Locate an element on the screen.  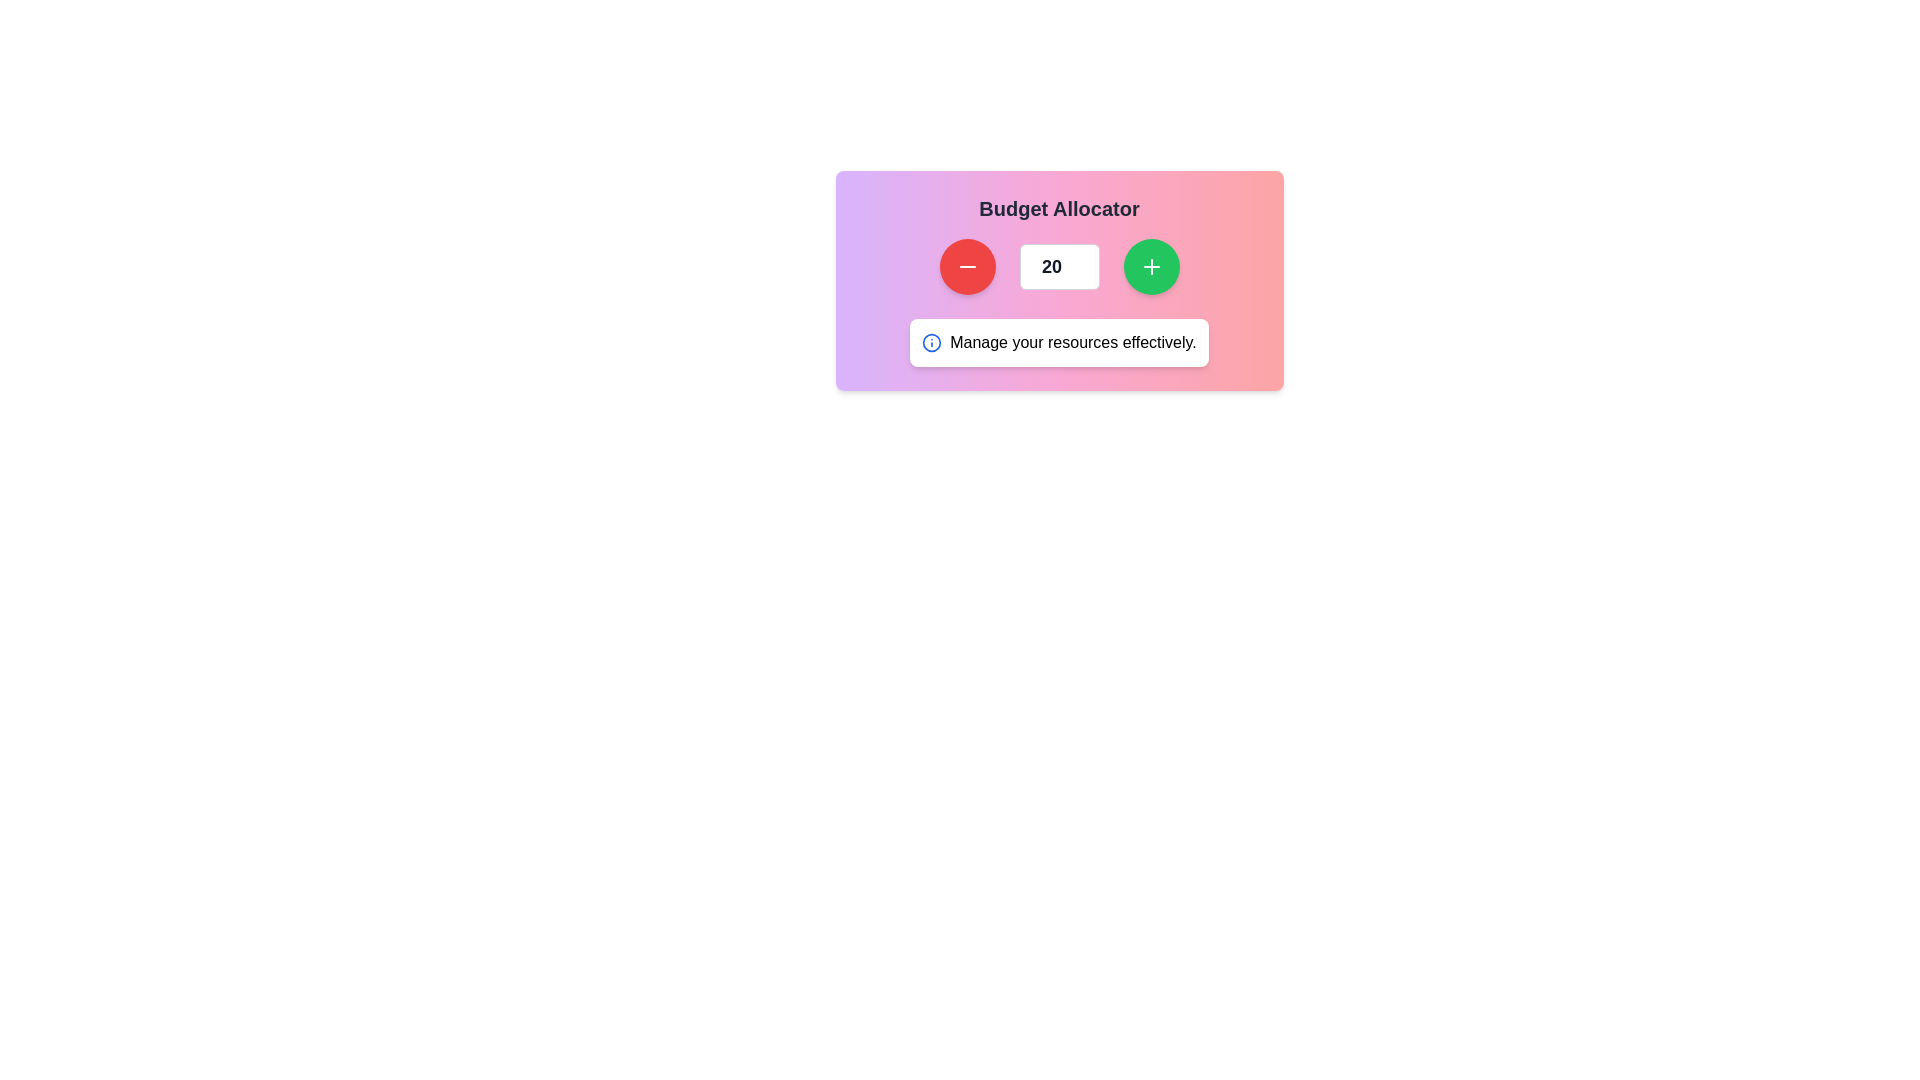
the Text information box that contains the snippet 'Manage your resources effectively.' and a blue circular icon with an 'i' symbol, located at the bottom center of the 'Budget Allocator' card is located at coordinates (1058, 342).